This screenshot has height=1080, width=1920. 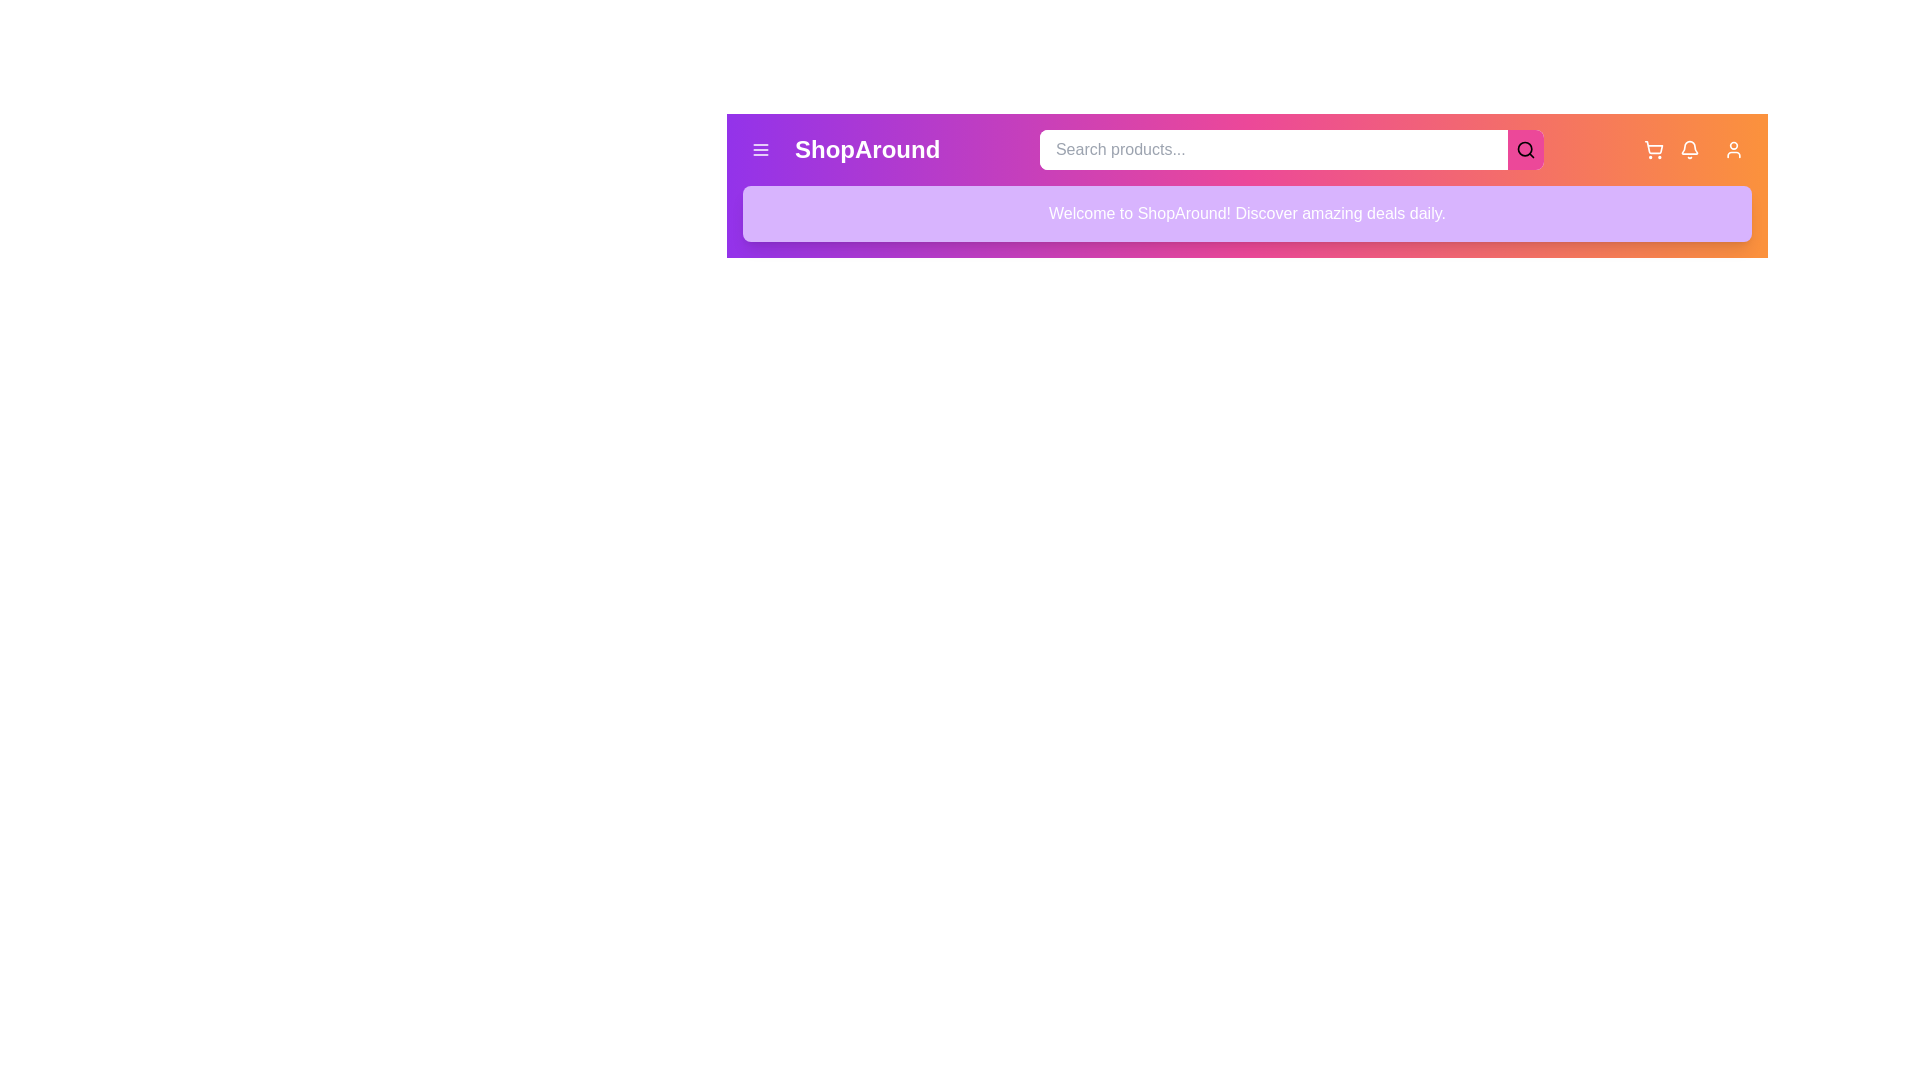 I want to click on the shopping cart icon, so click(x=1654, y=149).